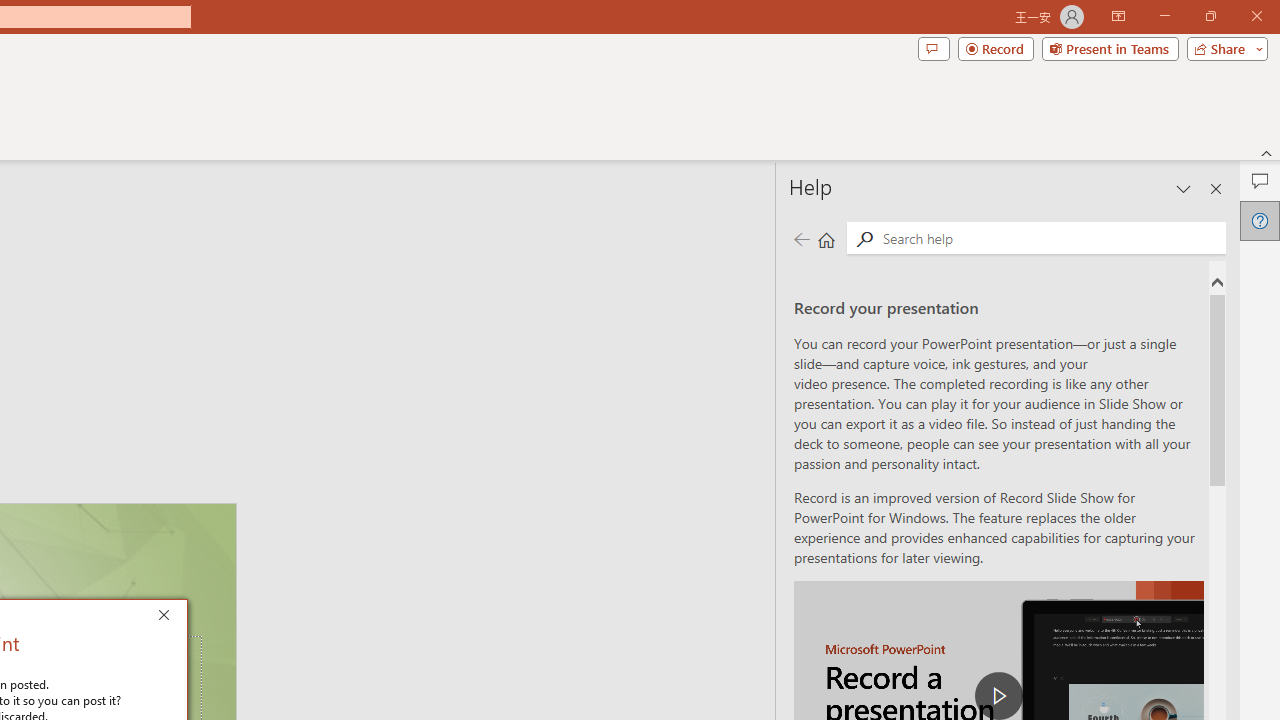  What do you see at coordinates (801, 238) in the screenshot?
I see `'Previous page'` at bounding box center [801, 238].